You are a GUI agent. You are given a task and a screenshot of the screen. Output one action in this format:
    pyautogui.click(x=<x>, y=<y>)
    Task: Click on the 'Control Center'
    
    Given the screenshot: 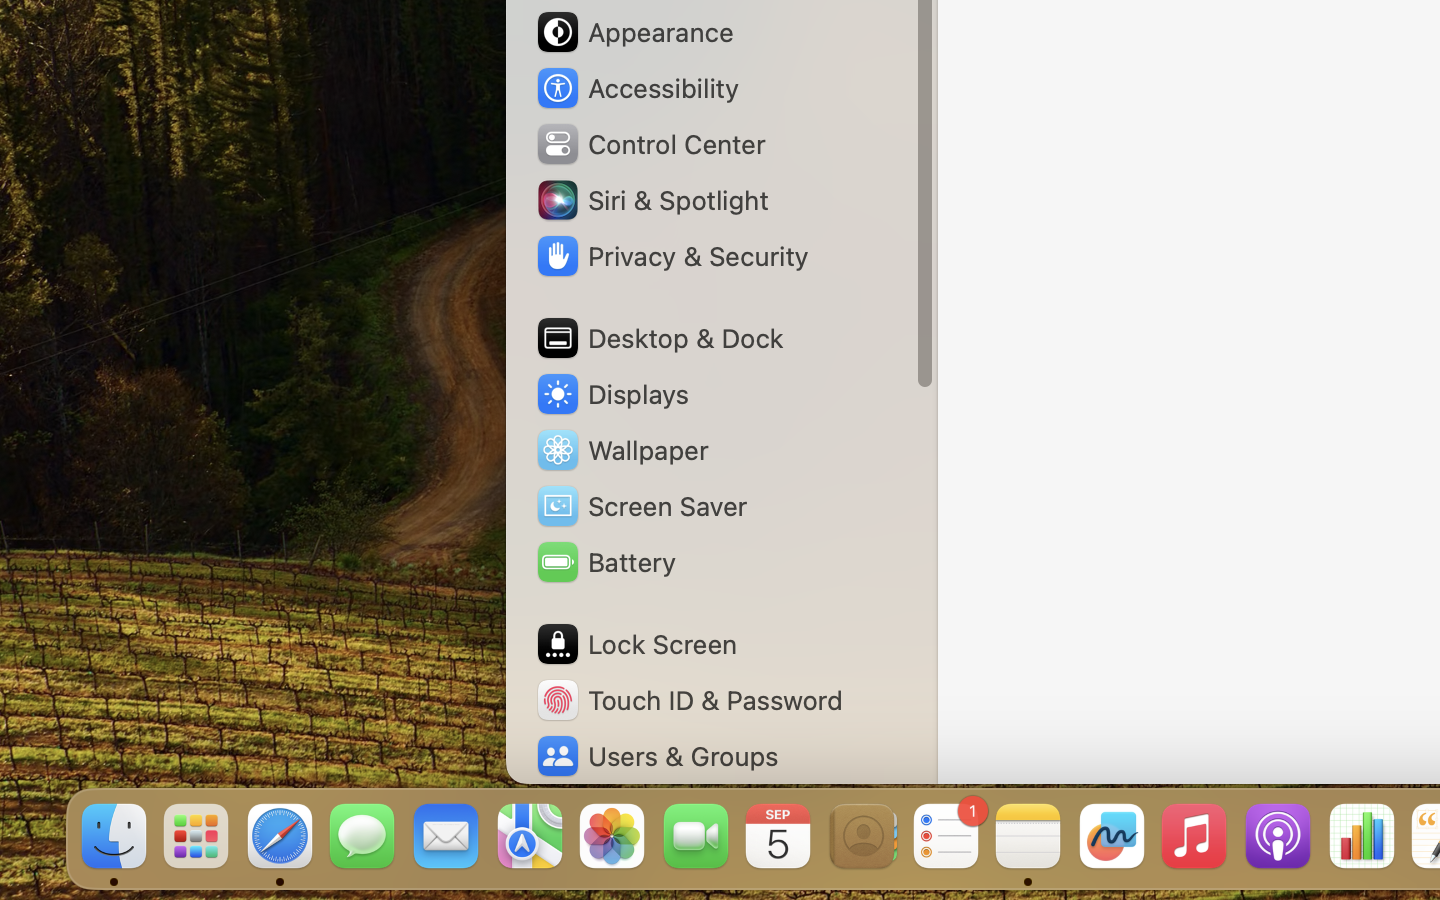 What is the action you would take?
    pyautogui.click(x=649, y=144)
    